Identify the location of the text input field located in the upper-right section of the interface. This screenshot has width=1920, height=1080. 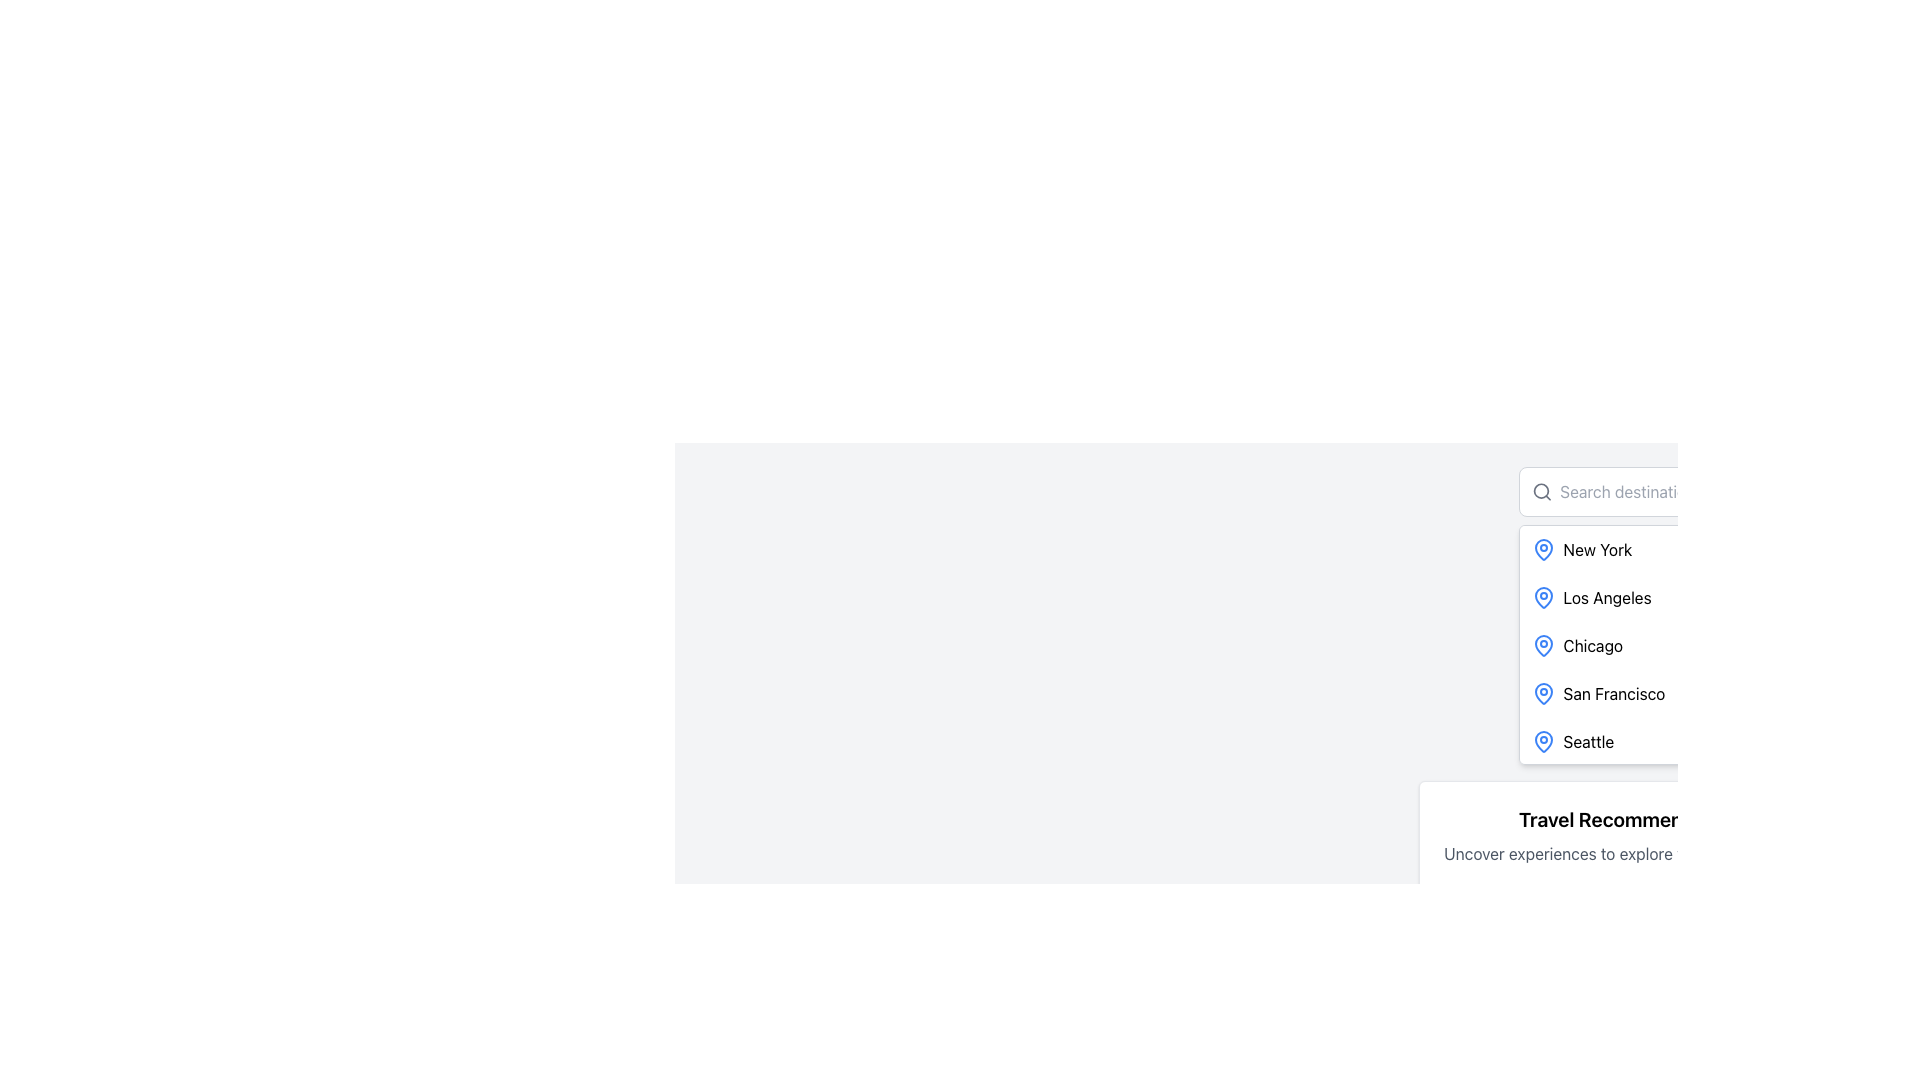
(1649, 492).